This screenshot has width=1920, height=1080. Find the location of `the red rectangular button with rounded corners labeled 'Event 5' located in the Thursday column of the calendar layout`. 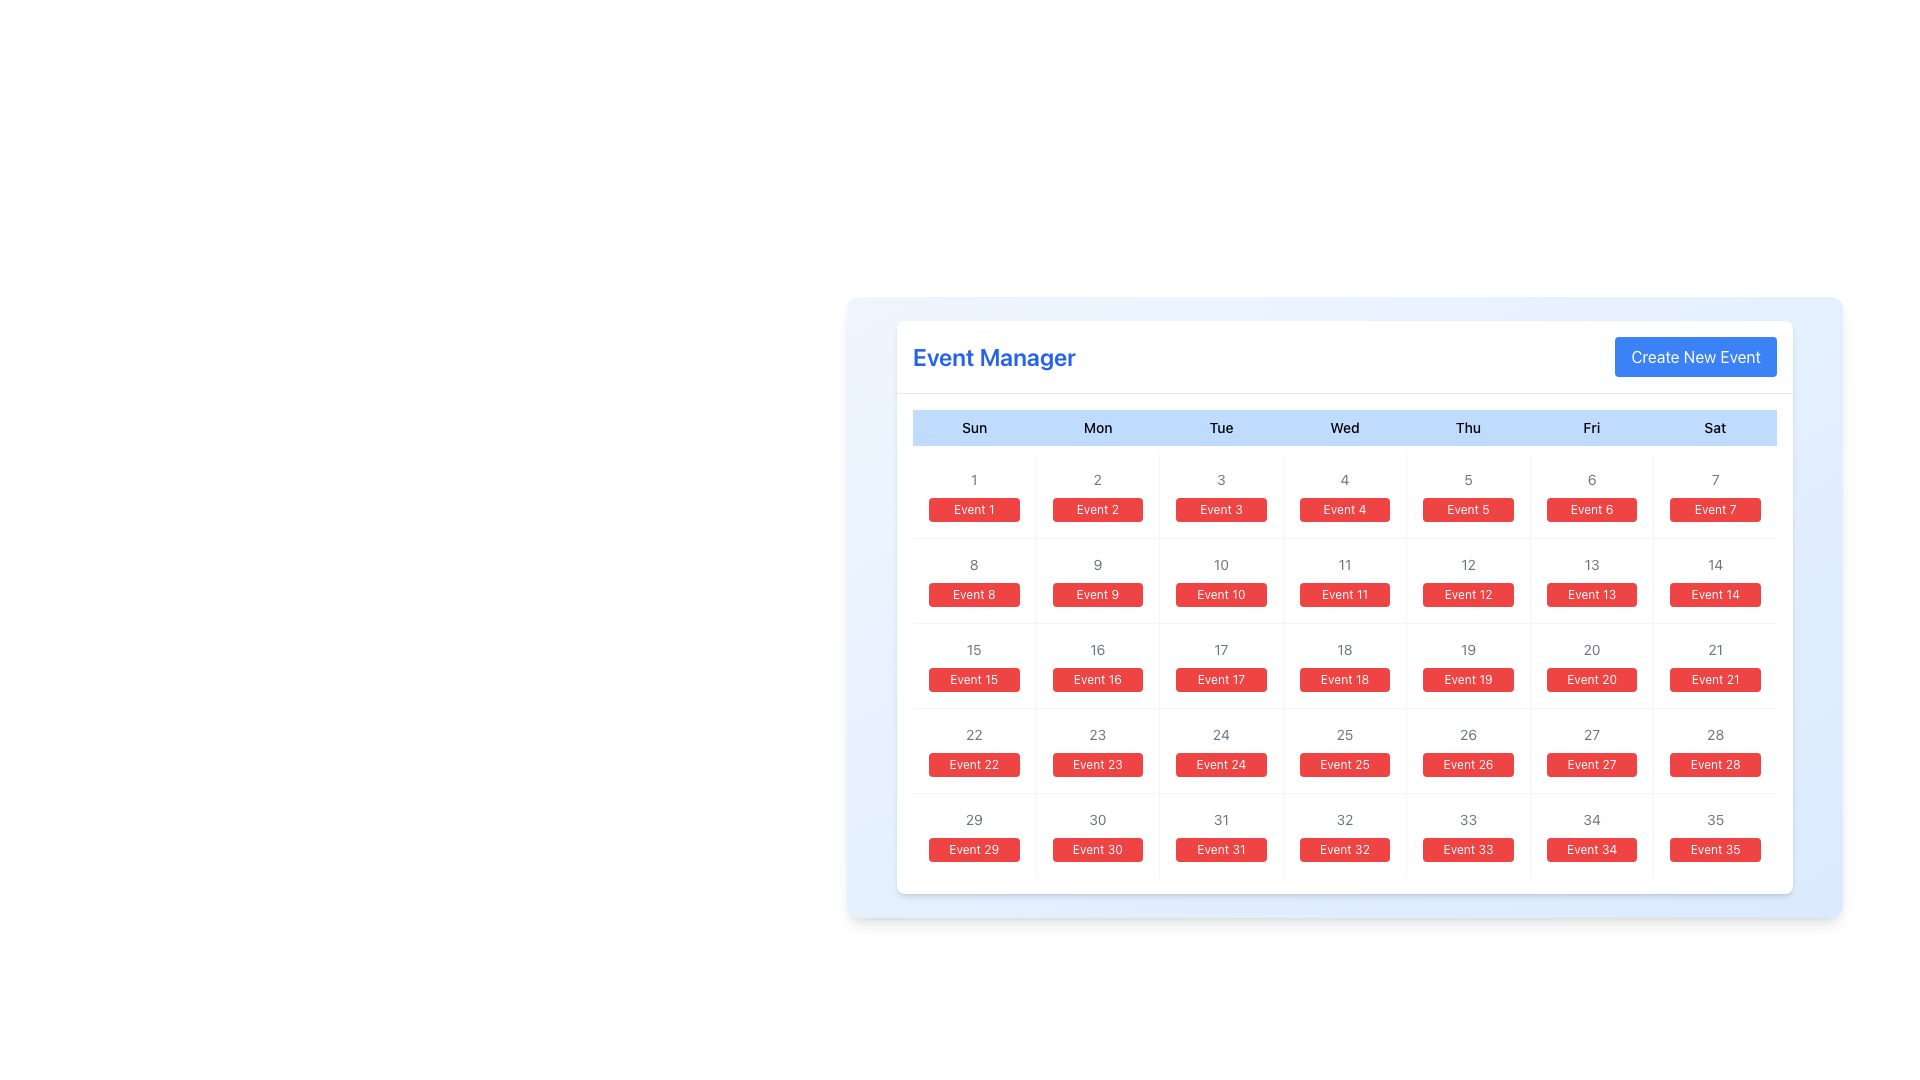

the red rectangular button with rounded corners labeled 'Event 5' located in the Thursday column of the calendar layout is located at coordinates (1468, 508).